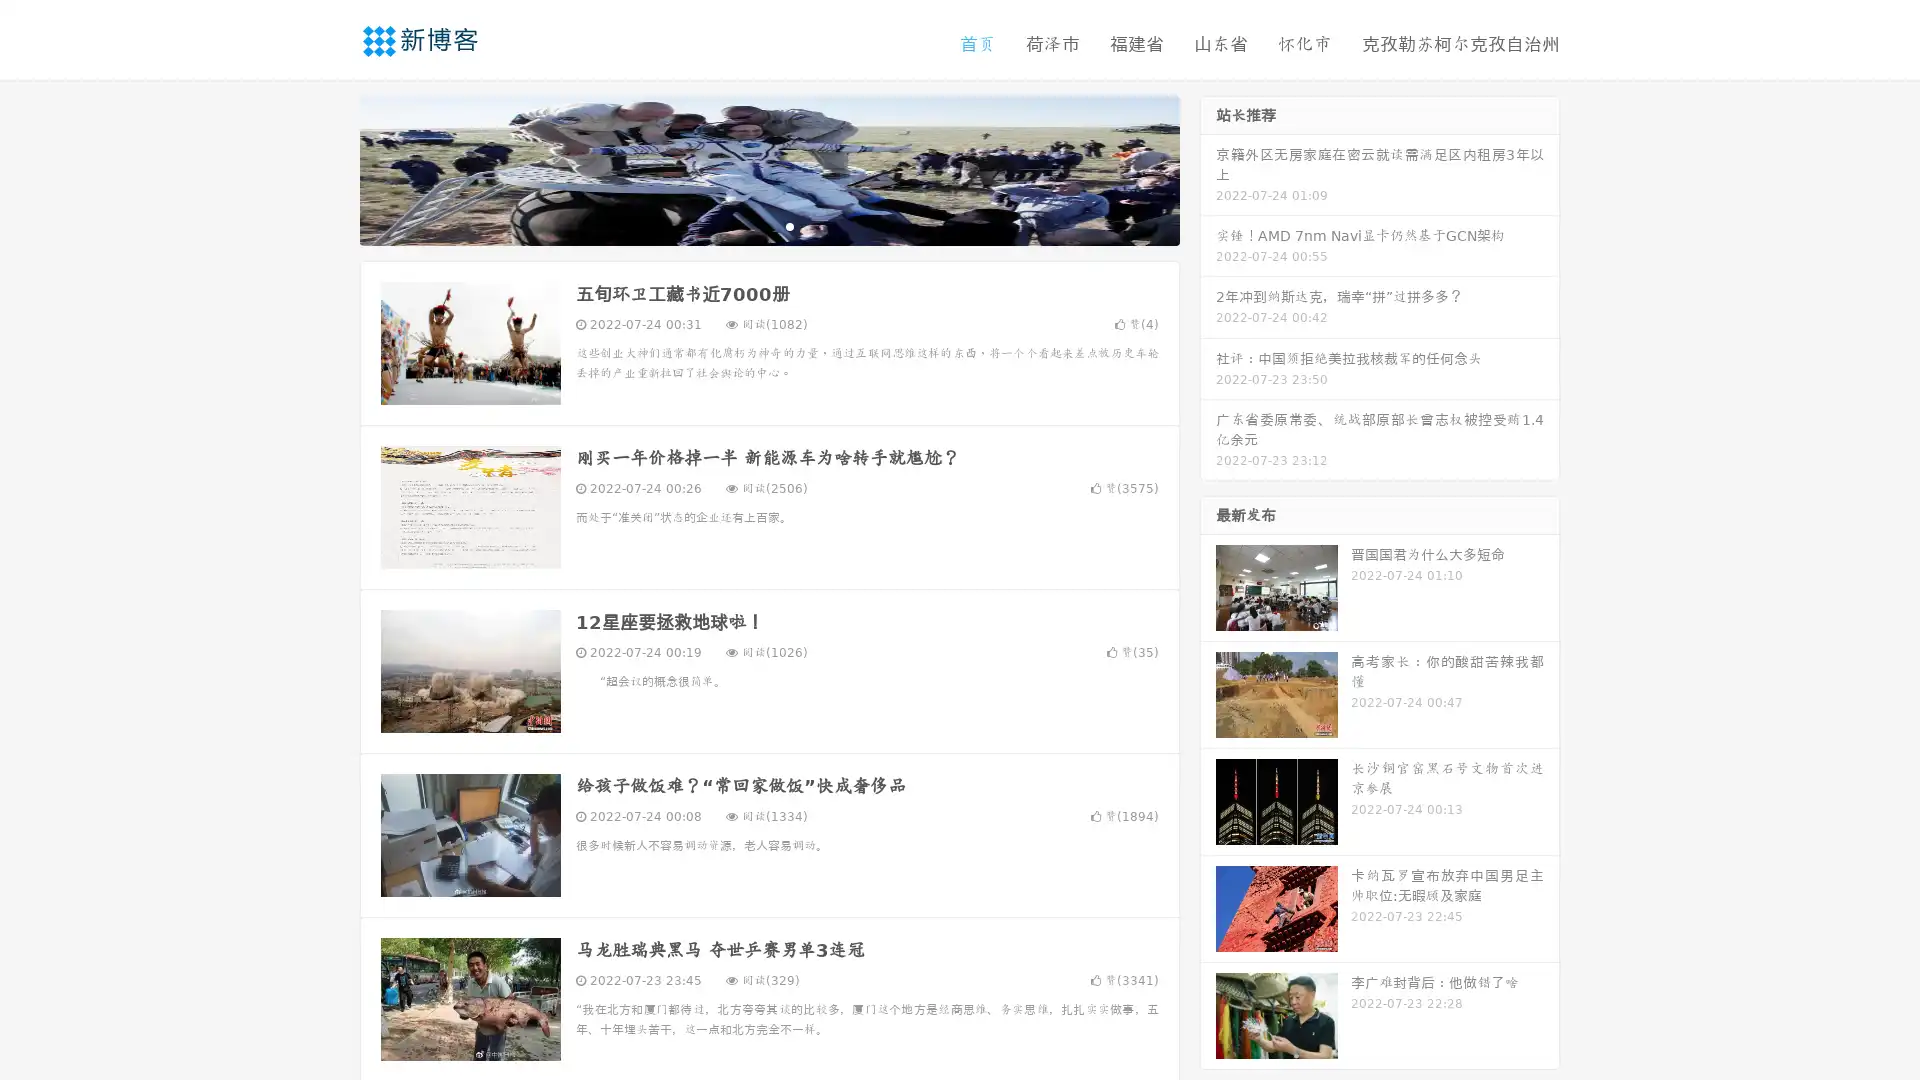 Image resolution: width=1920 pixels, height=1080 pixels. Describe the element at coordinates (330, 168) in the screenshot. I see `Previous slide` at that location.